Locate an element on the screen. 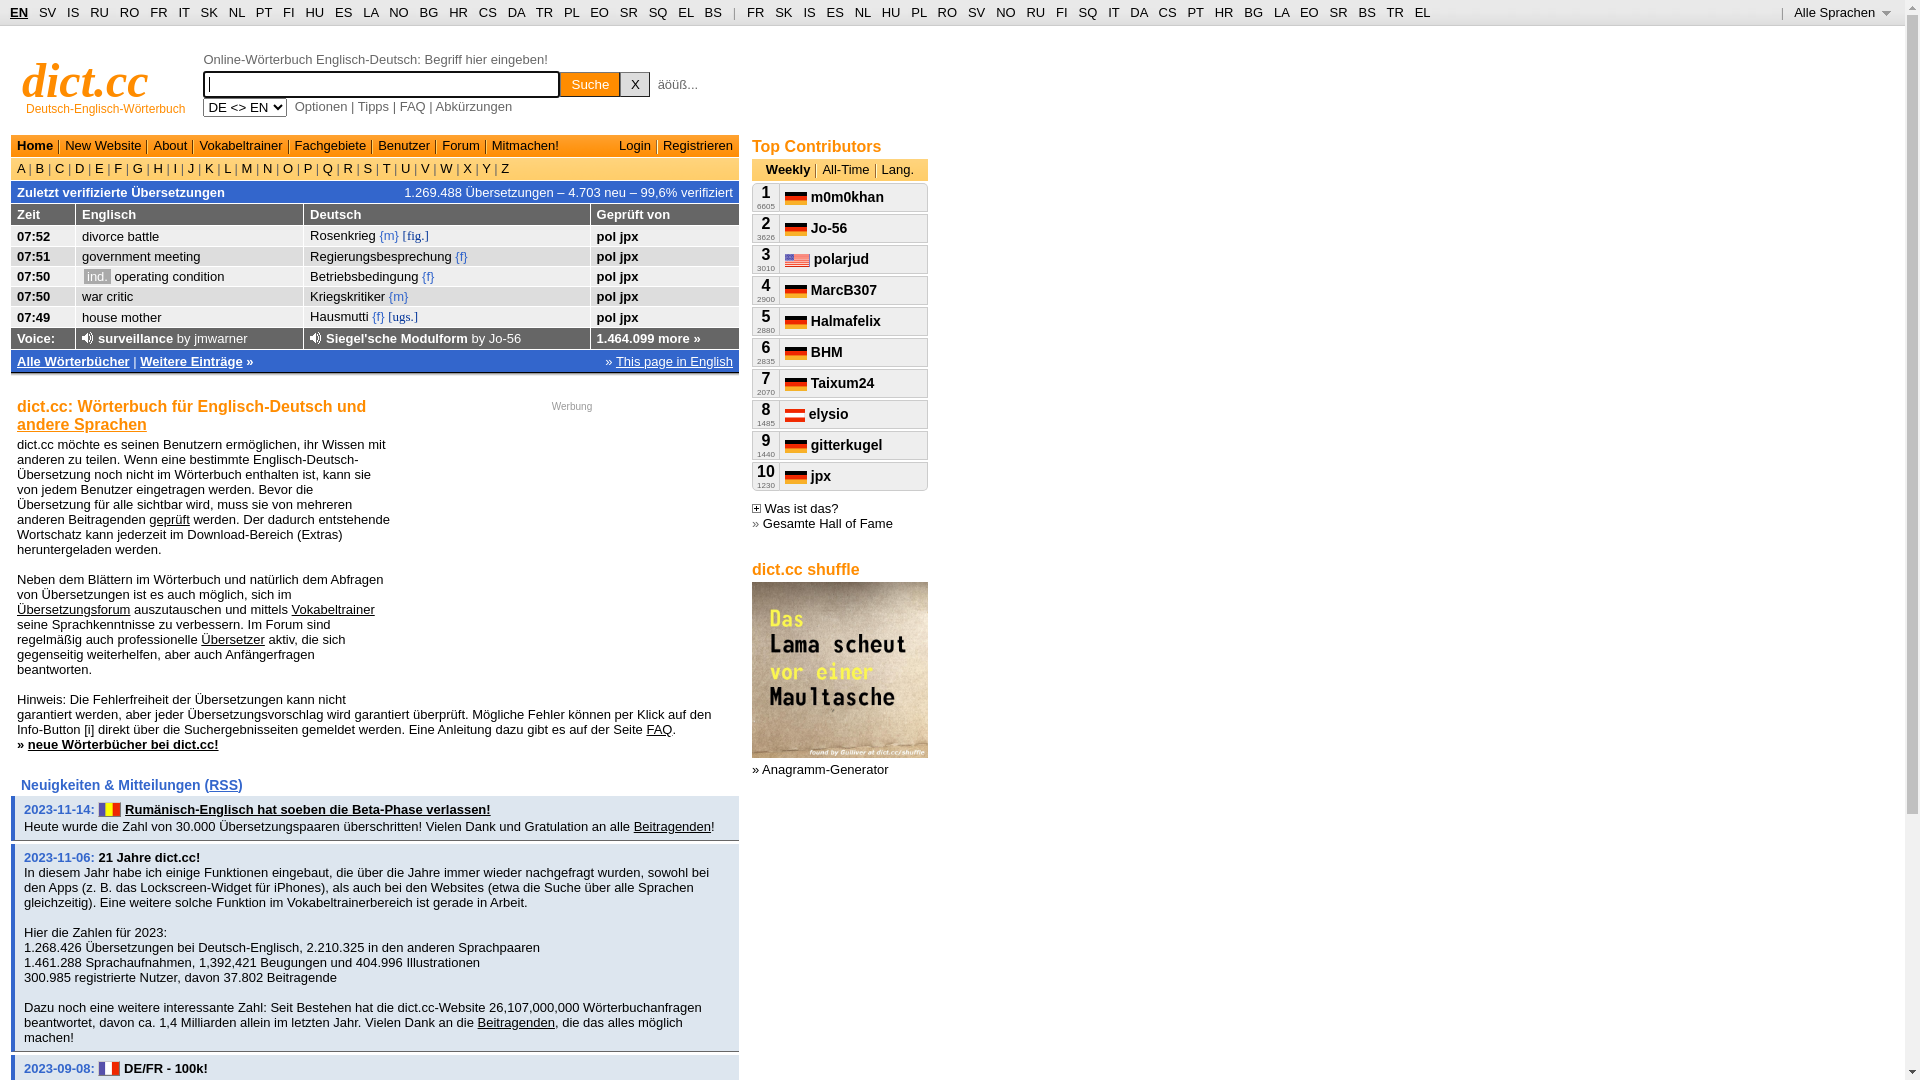 The width and height of the screenshot is (1920, 1080). 'IS' is located at coordinates (809, 12).